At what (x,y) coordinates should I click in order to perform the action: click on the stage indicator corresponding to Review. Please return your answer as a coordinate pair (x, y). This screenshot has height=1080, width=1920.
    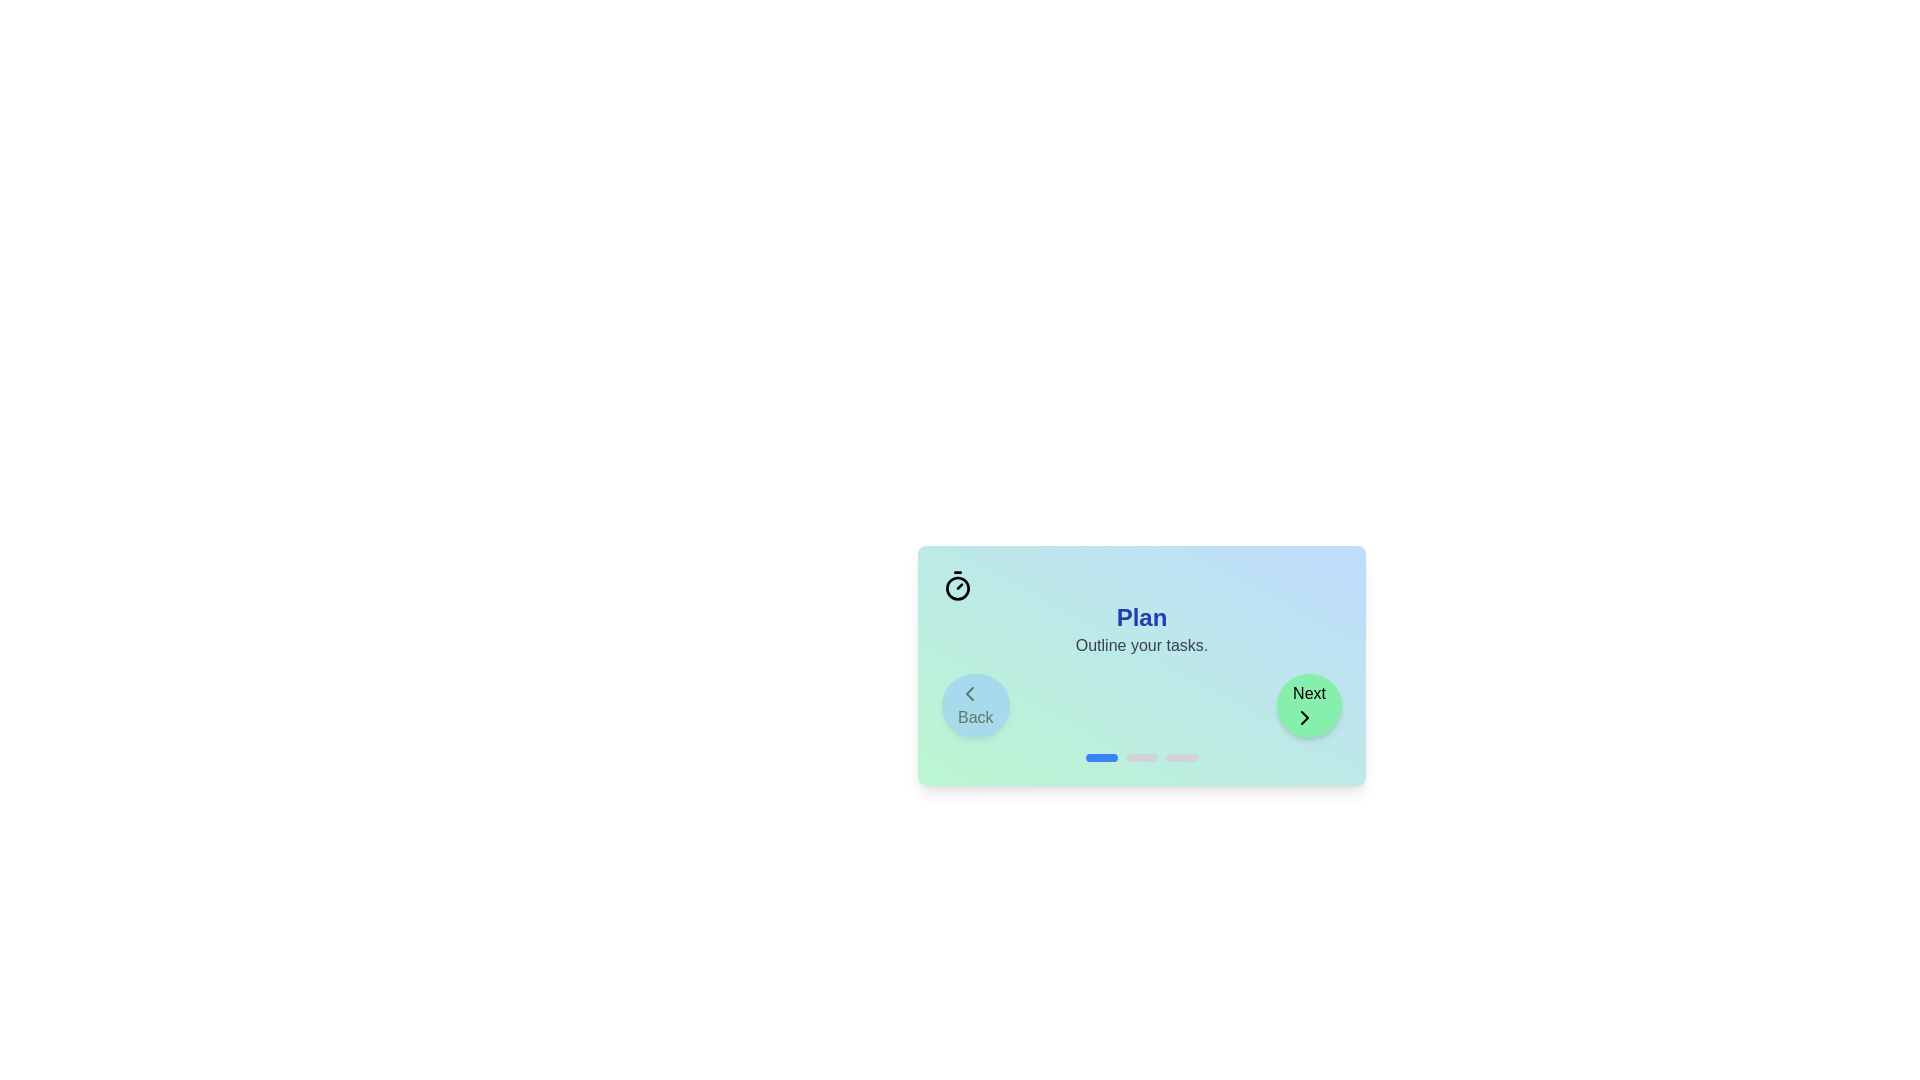
    Looking at the image, I should click on (1181, 758).